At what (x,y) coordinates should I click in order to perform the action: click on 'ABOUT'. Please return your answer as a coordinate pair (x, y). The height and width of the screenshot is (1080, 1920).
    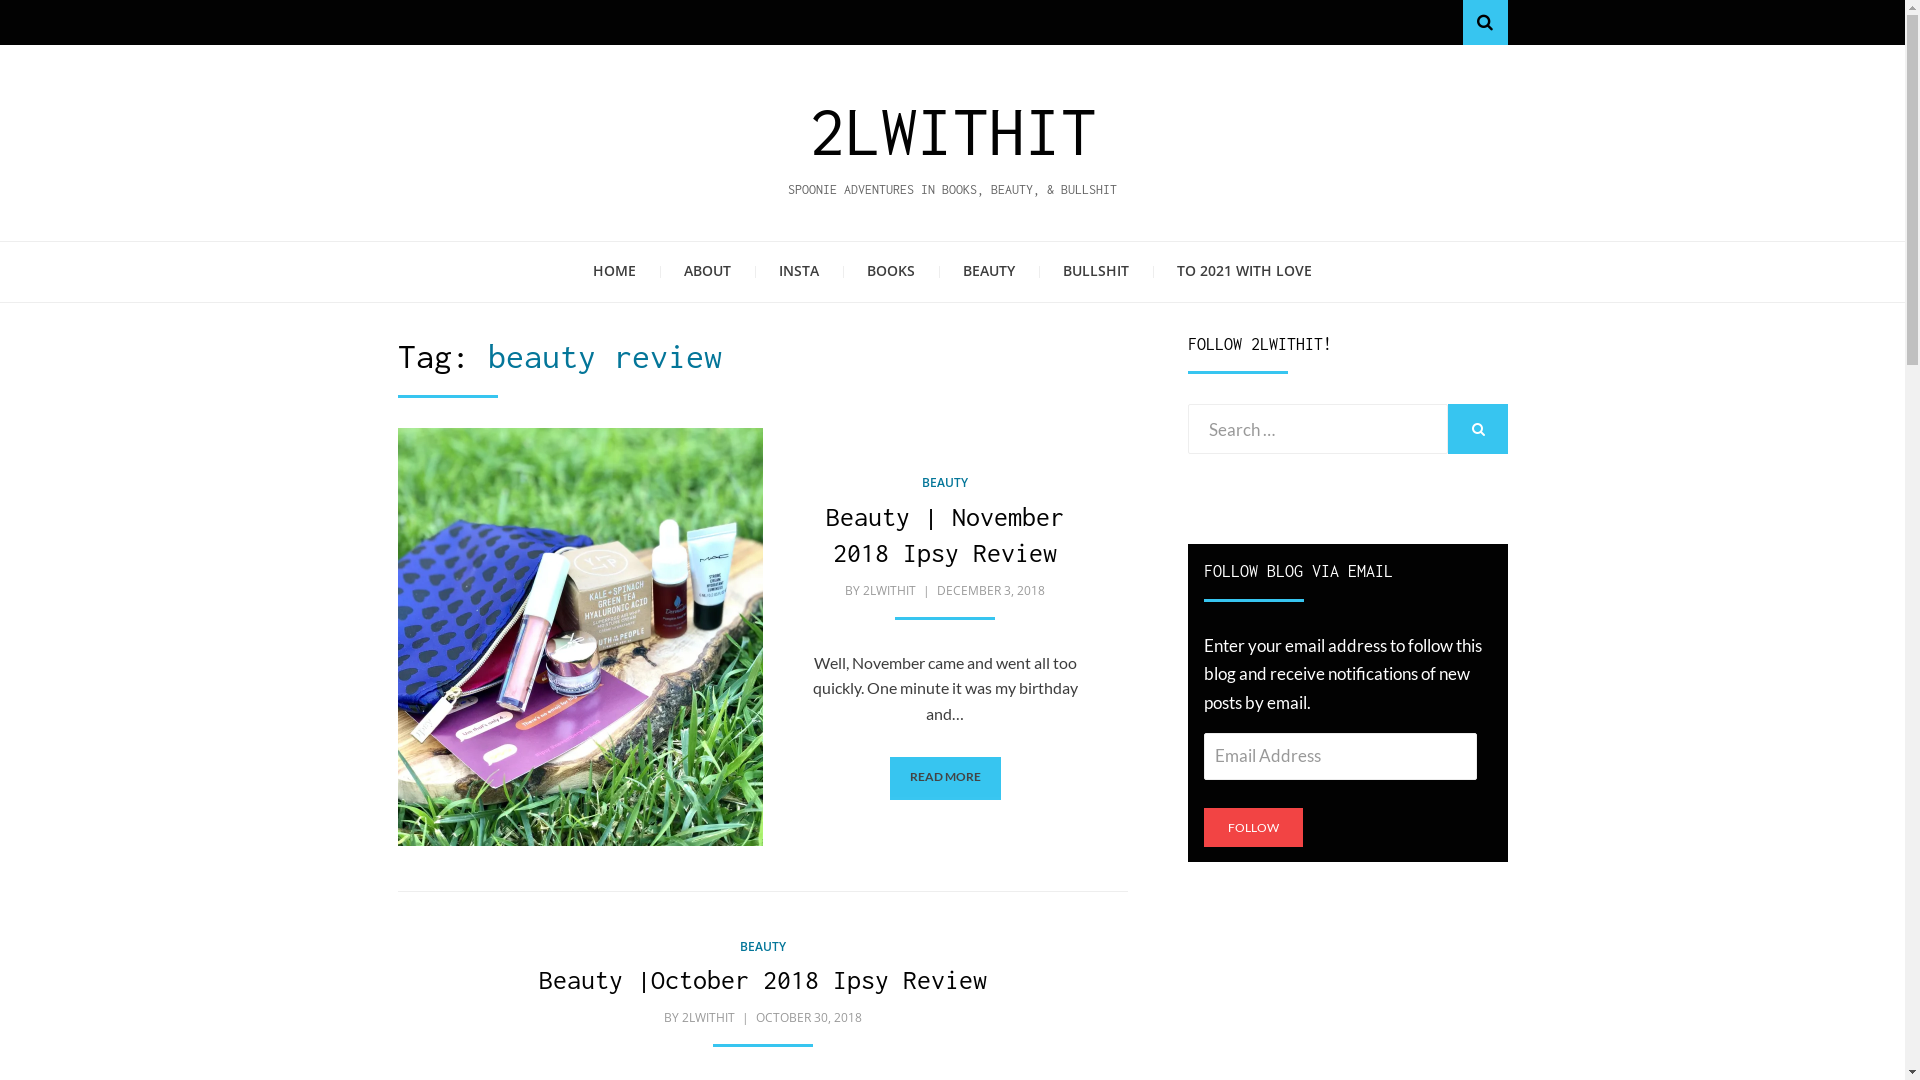
    Looking at the image, I should click on (707, 272).